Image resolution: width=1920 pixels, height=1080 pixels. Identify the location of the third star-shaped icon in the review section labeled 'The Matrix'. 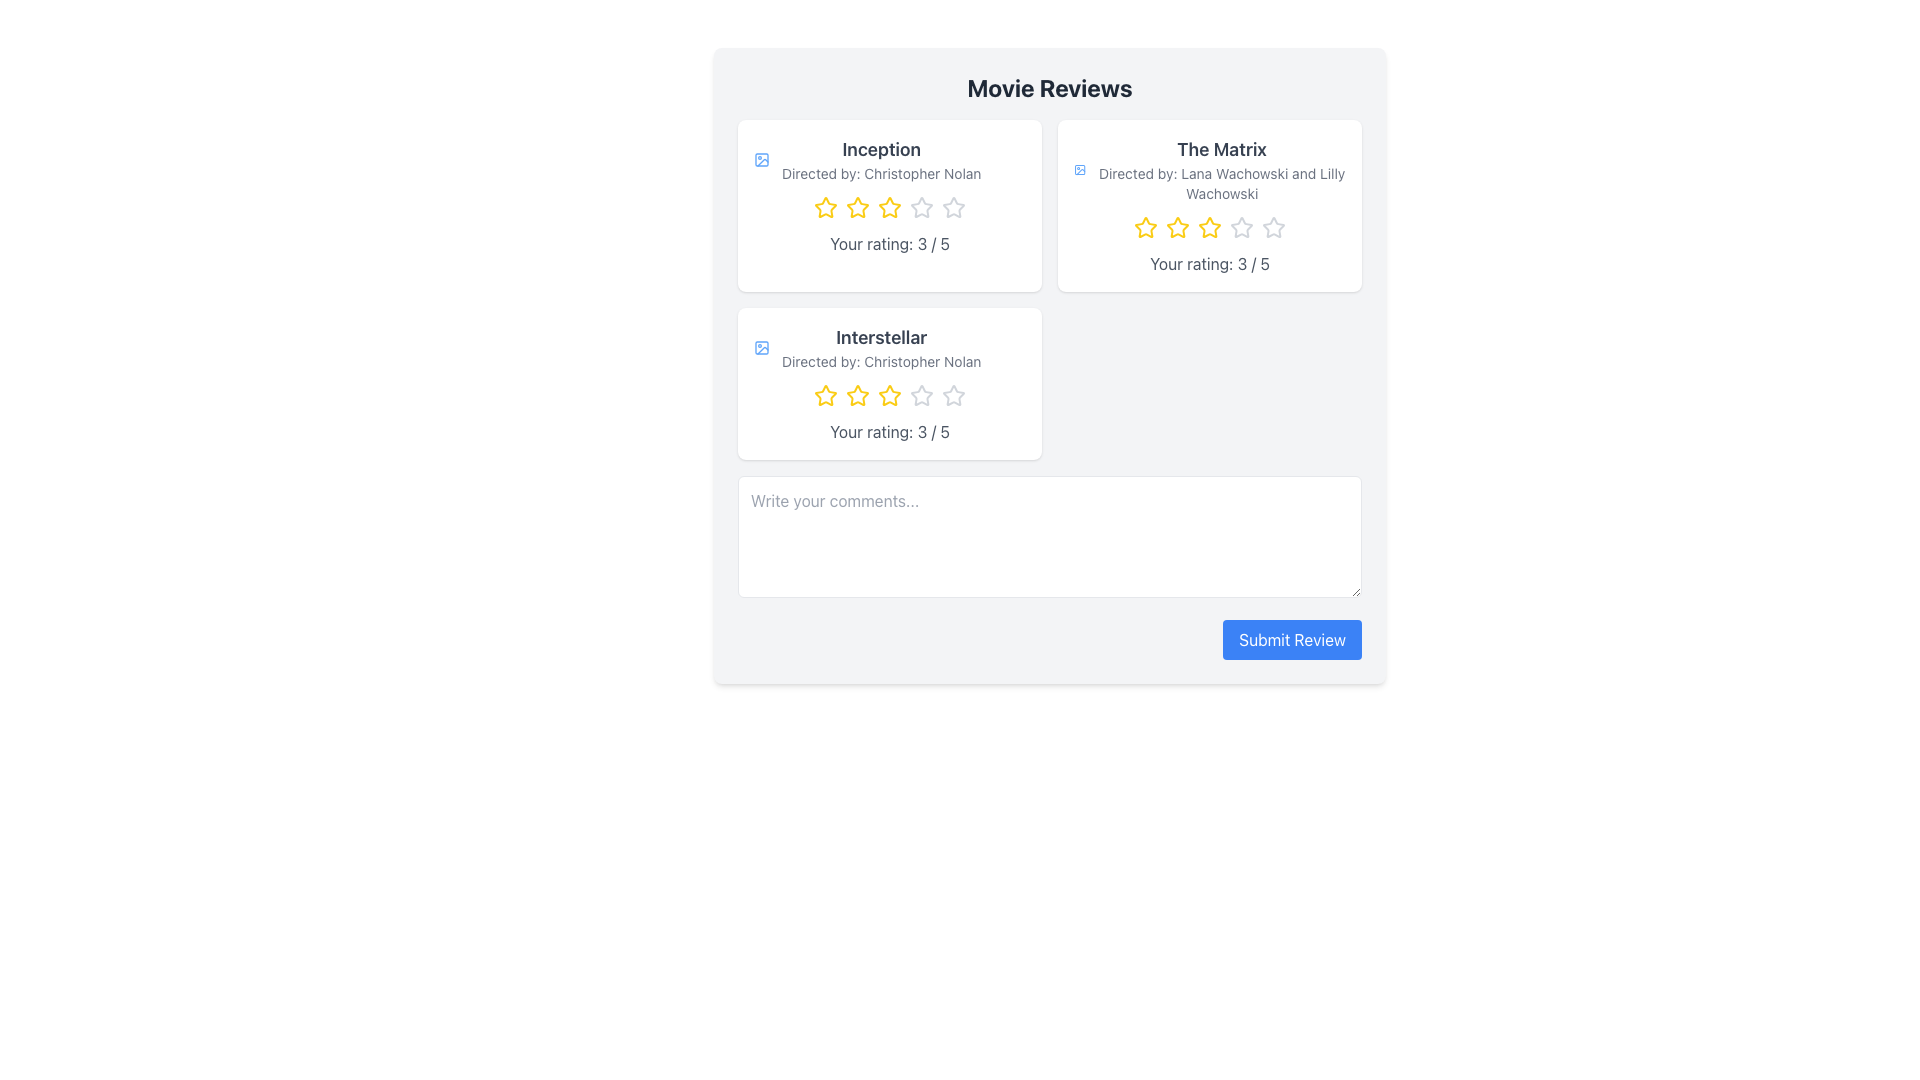
(1241, 226).